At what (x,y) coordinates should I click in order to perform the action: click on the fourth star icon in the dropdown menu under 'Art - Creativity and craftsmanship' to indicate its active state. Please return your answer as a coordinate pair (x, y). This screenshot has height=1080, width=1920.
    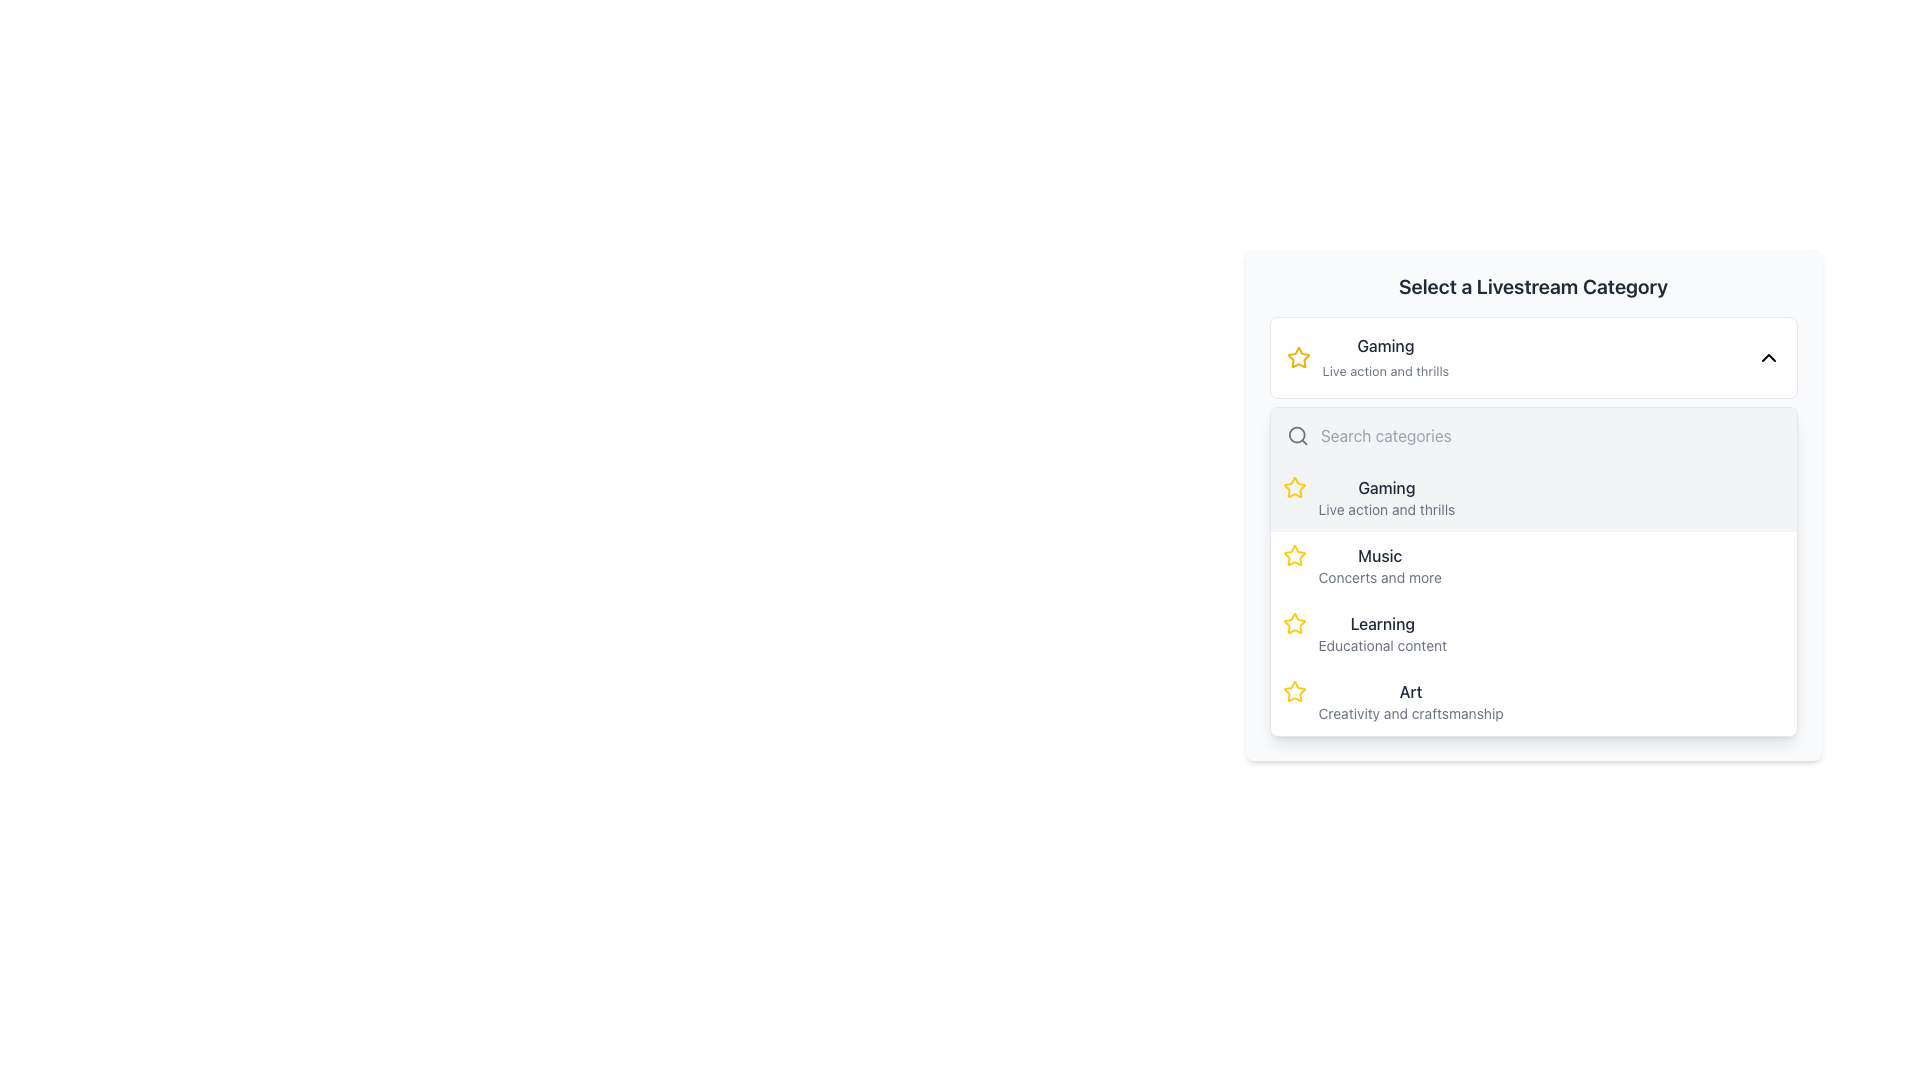
    Looking at the image, I should click on (1294, 690).